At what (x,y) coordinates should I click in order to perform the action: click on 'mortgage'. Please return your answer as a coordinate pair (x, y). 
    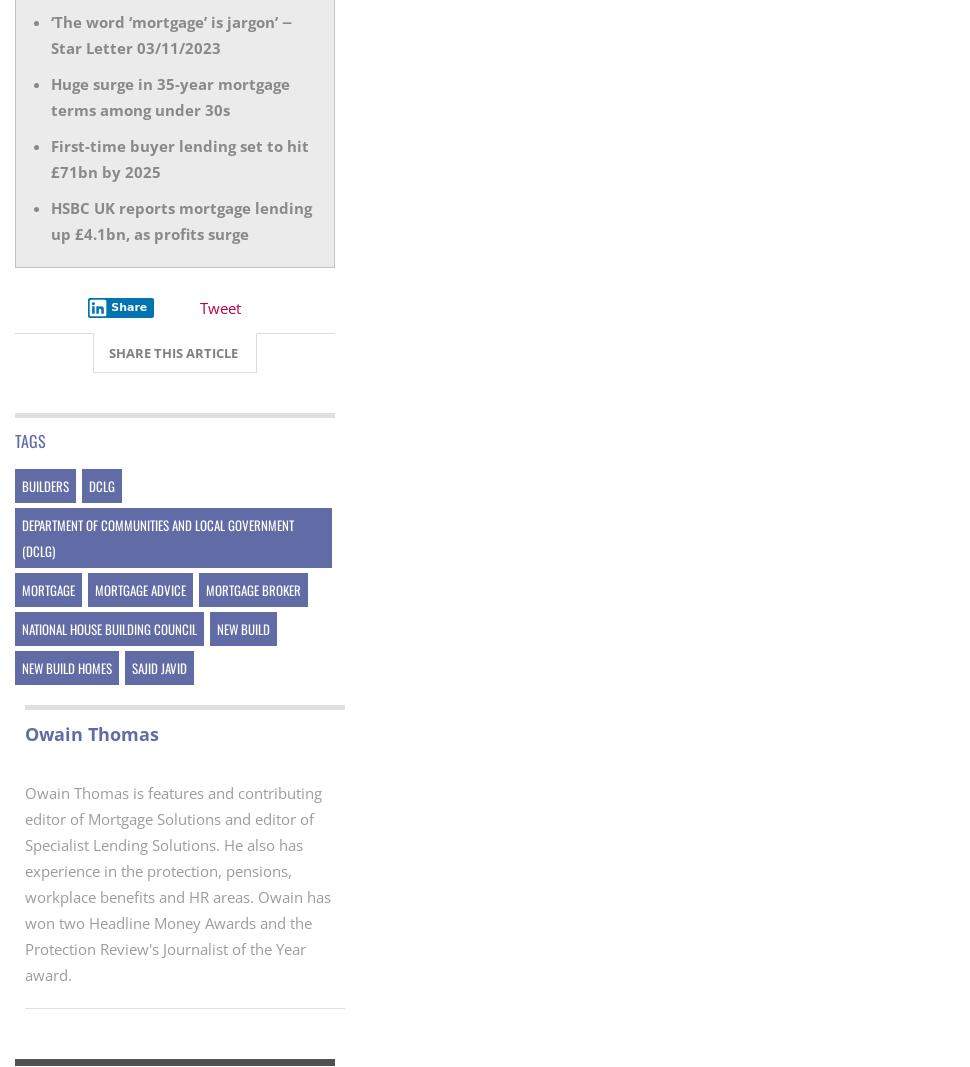
    Looking at the image, I should click on (48, 590).